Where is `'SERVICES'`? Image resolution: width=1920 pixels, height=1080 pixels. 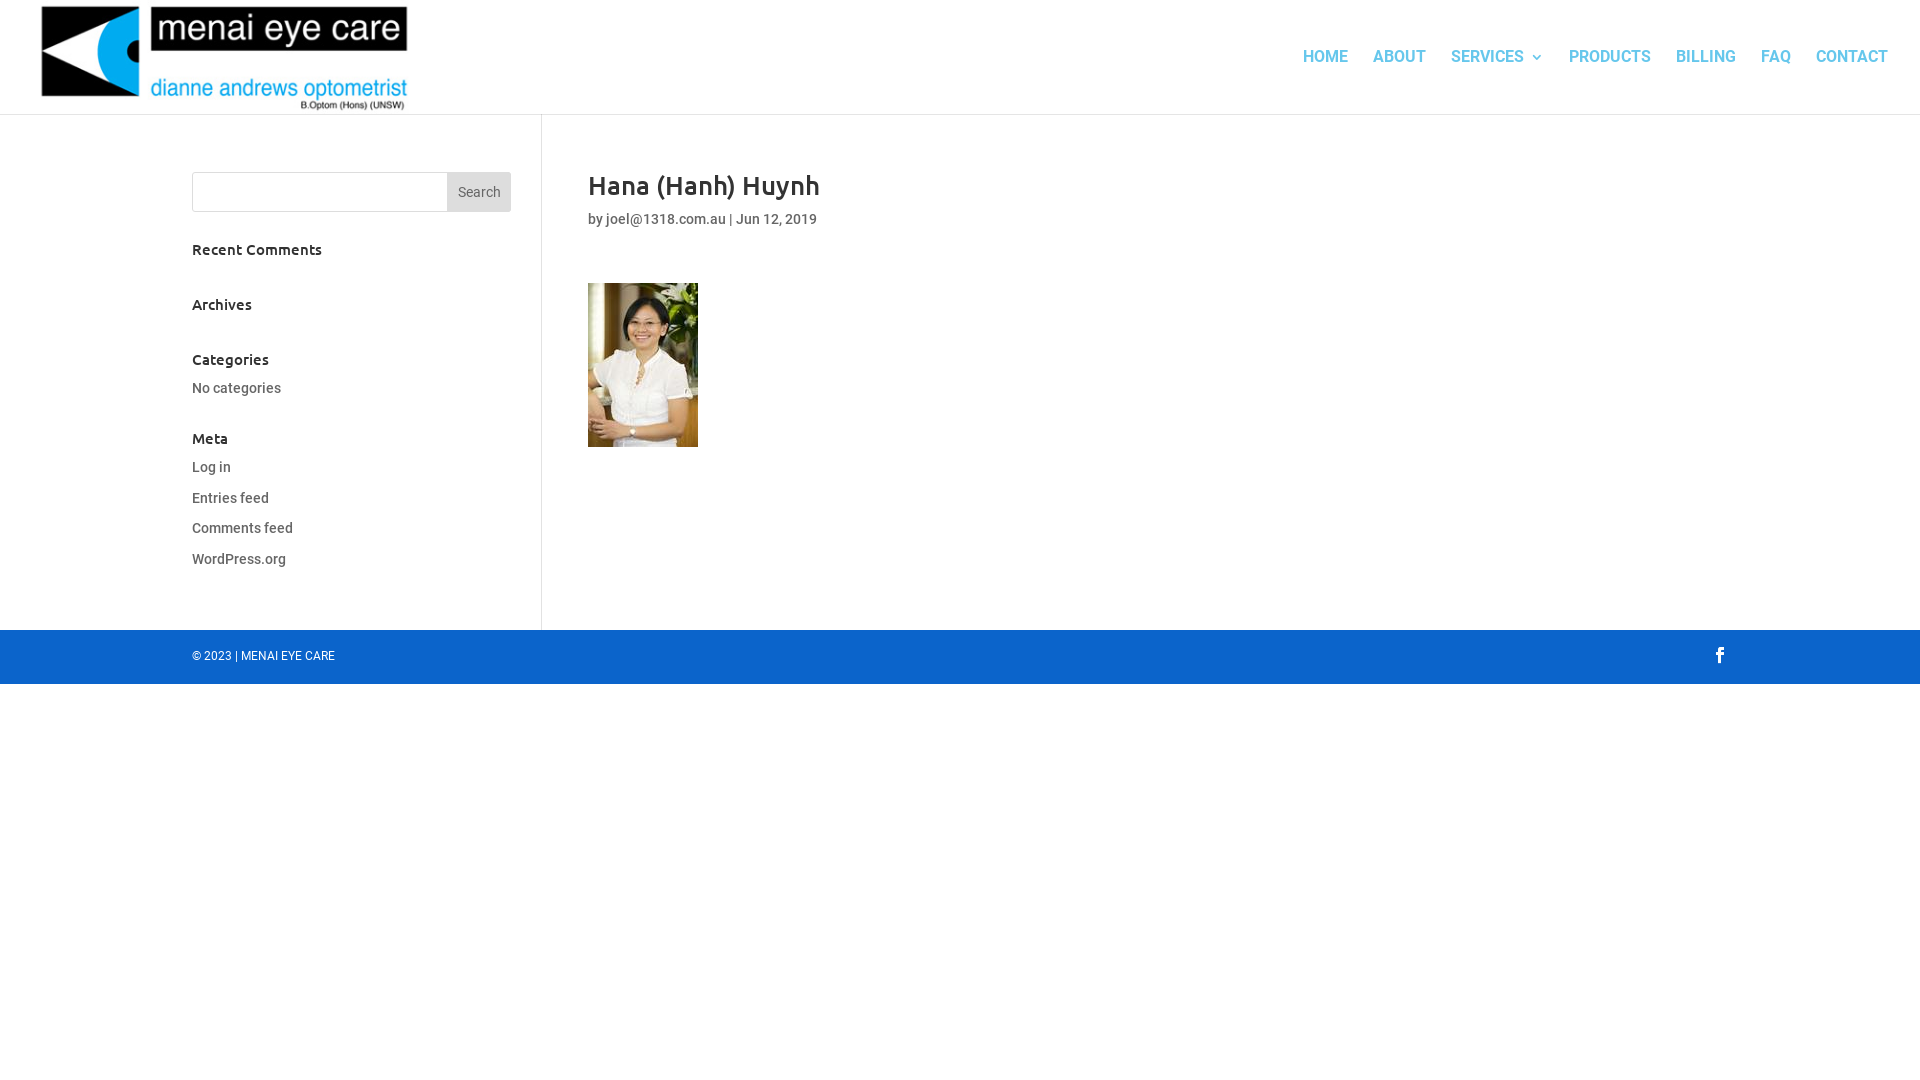 'SERVICES' is located at coordinates (1497, 80).